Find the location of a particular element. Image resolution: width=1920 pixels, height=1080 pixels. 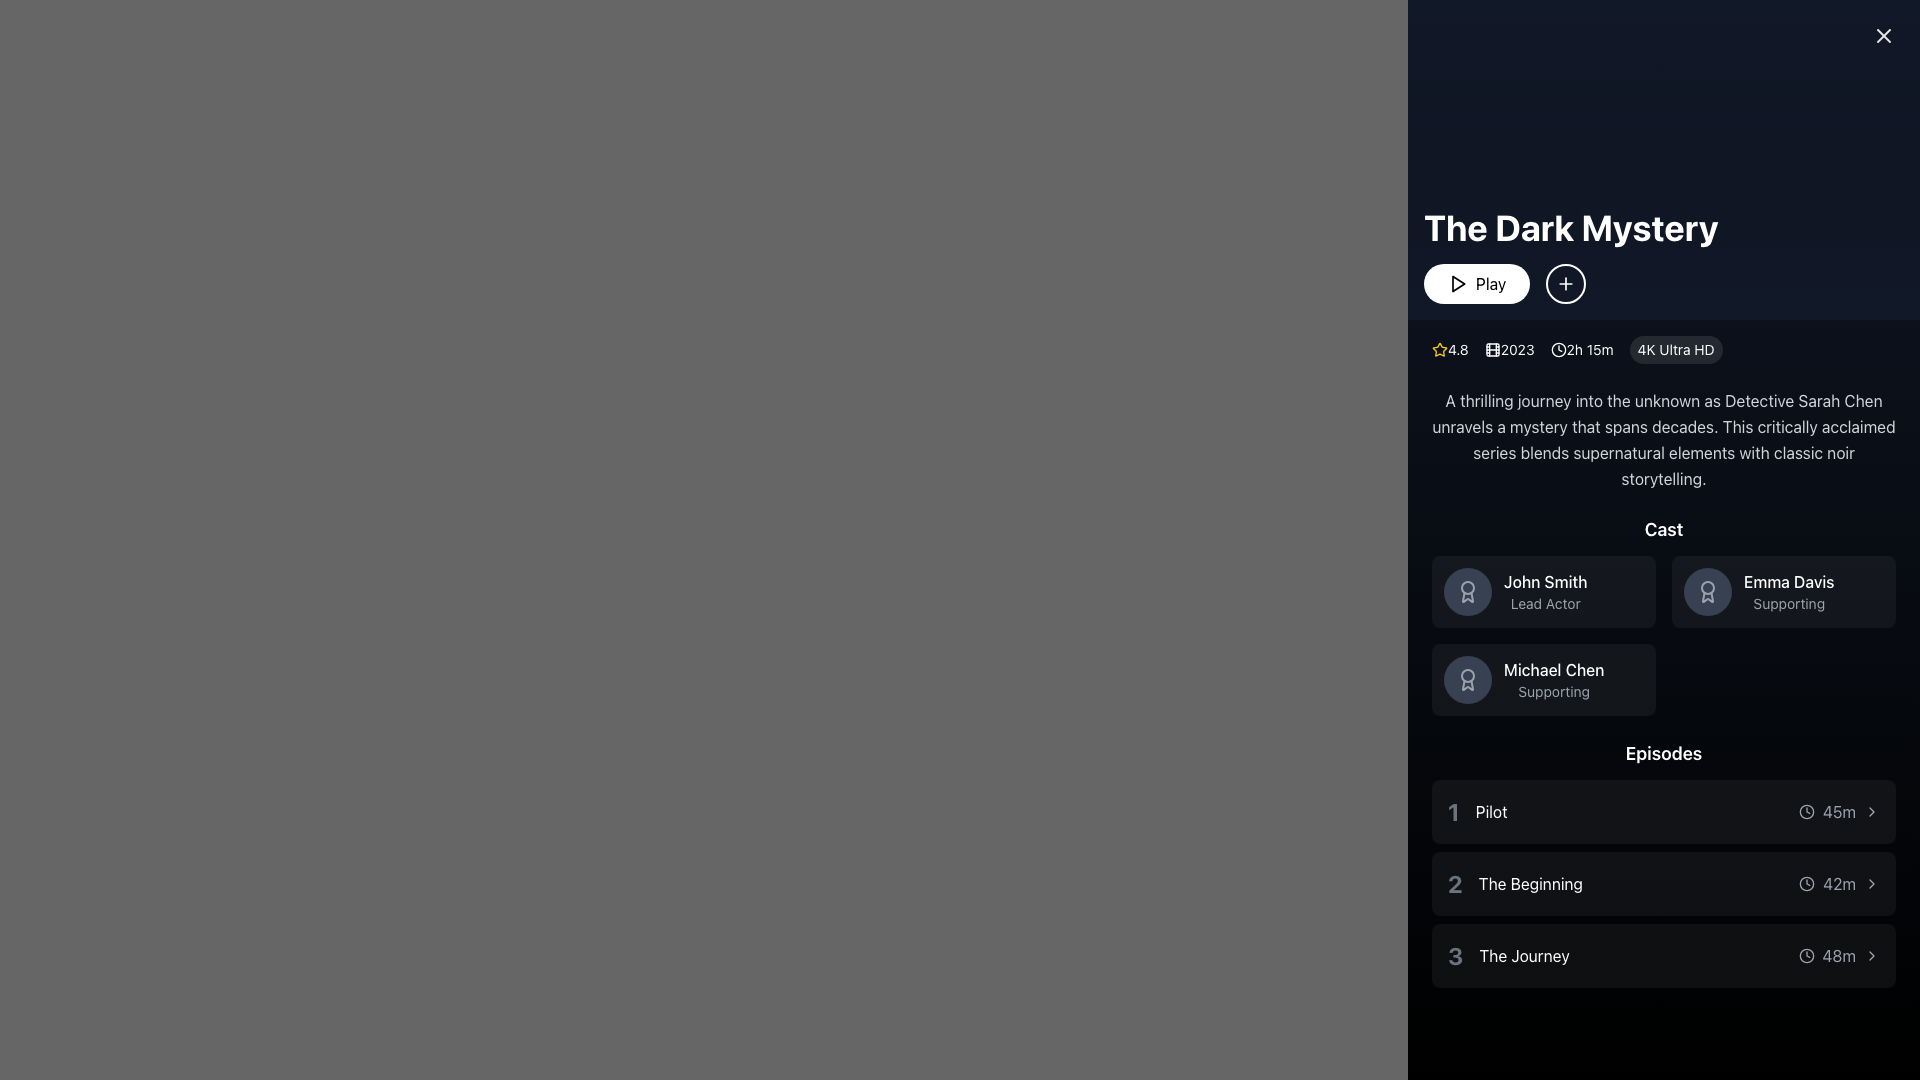

the Badge icon that visually indicates an achievement or prominent role associated with the cast member in the 'Cast' section of the interface is located at coordinates (1468, 675).